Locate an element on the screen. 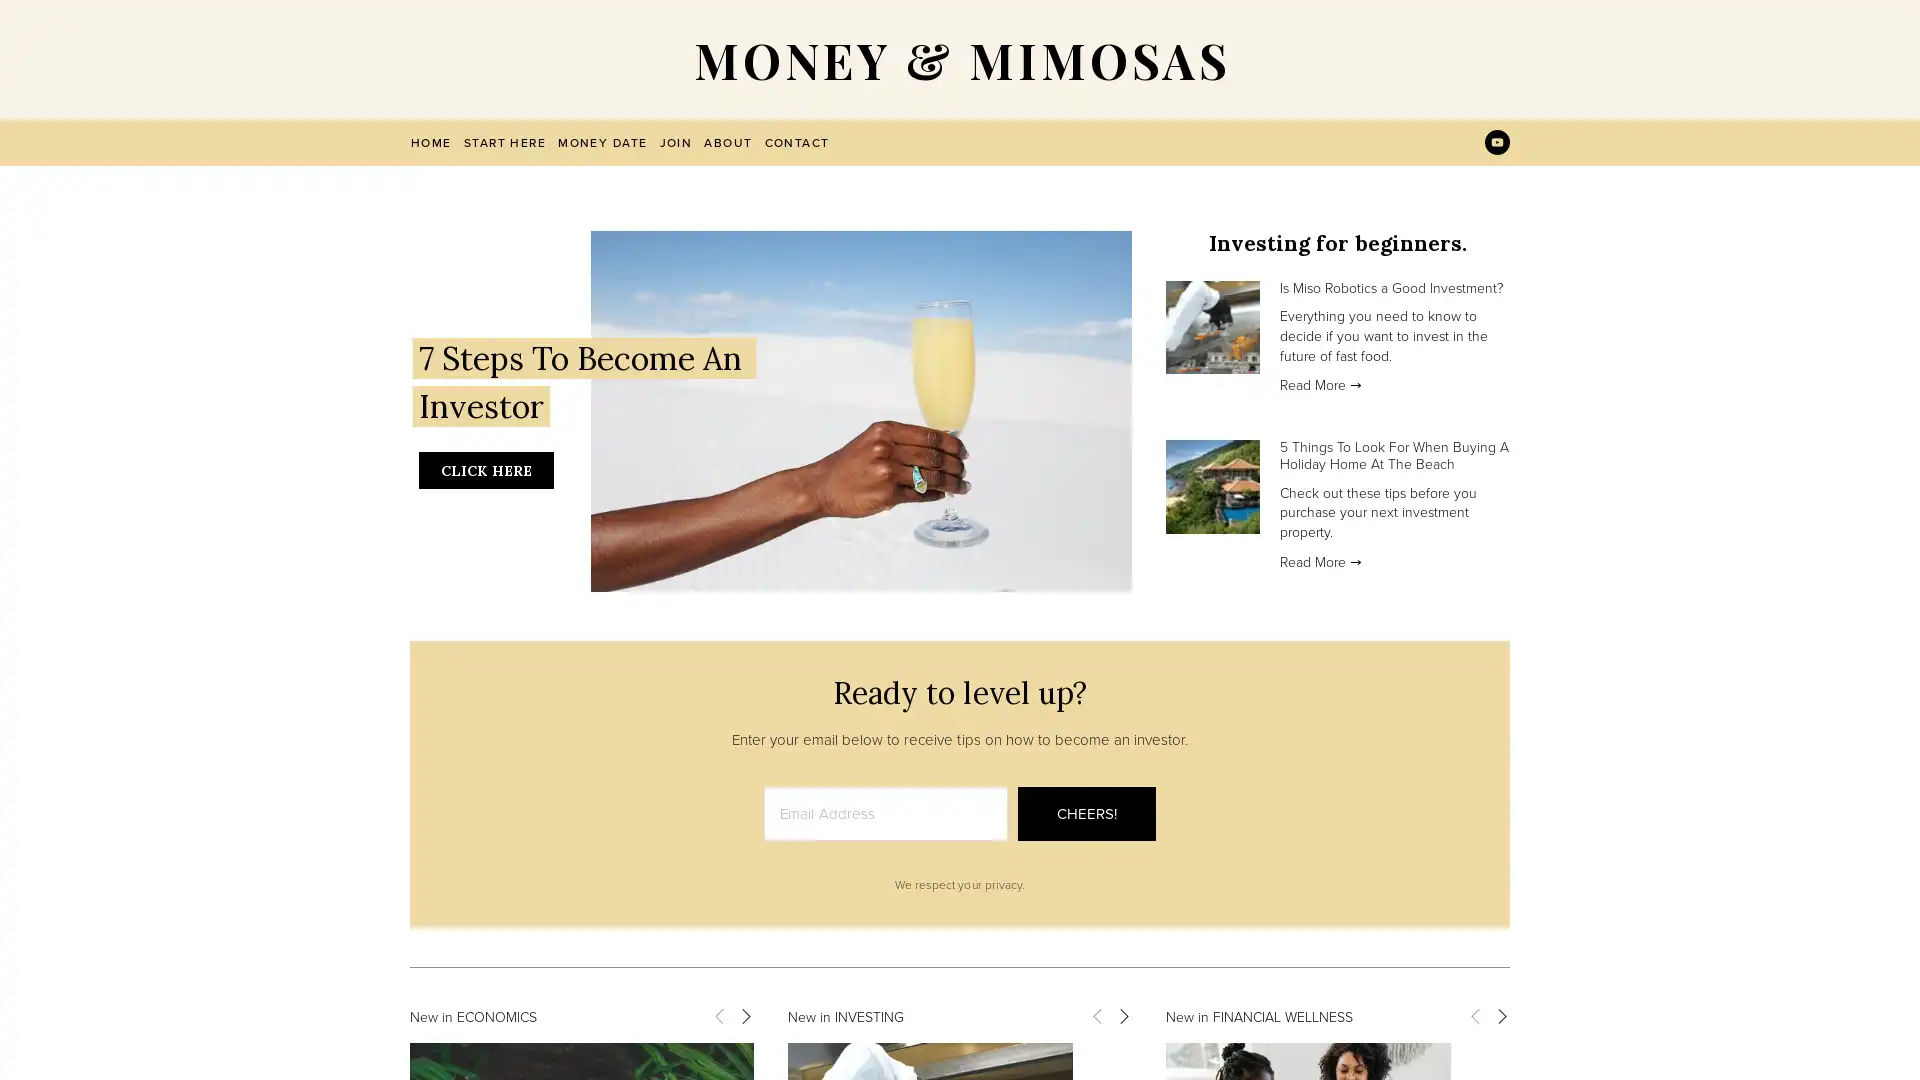 The height and width of the screenshot is (1080, 1920). Yes, I love Money & Mimosas. is located at coordinates (1147, 597).